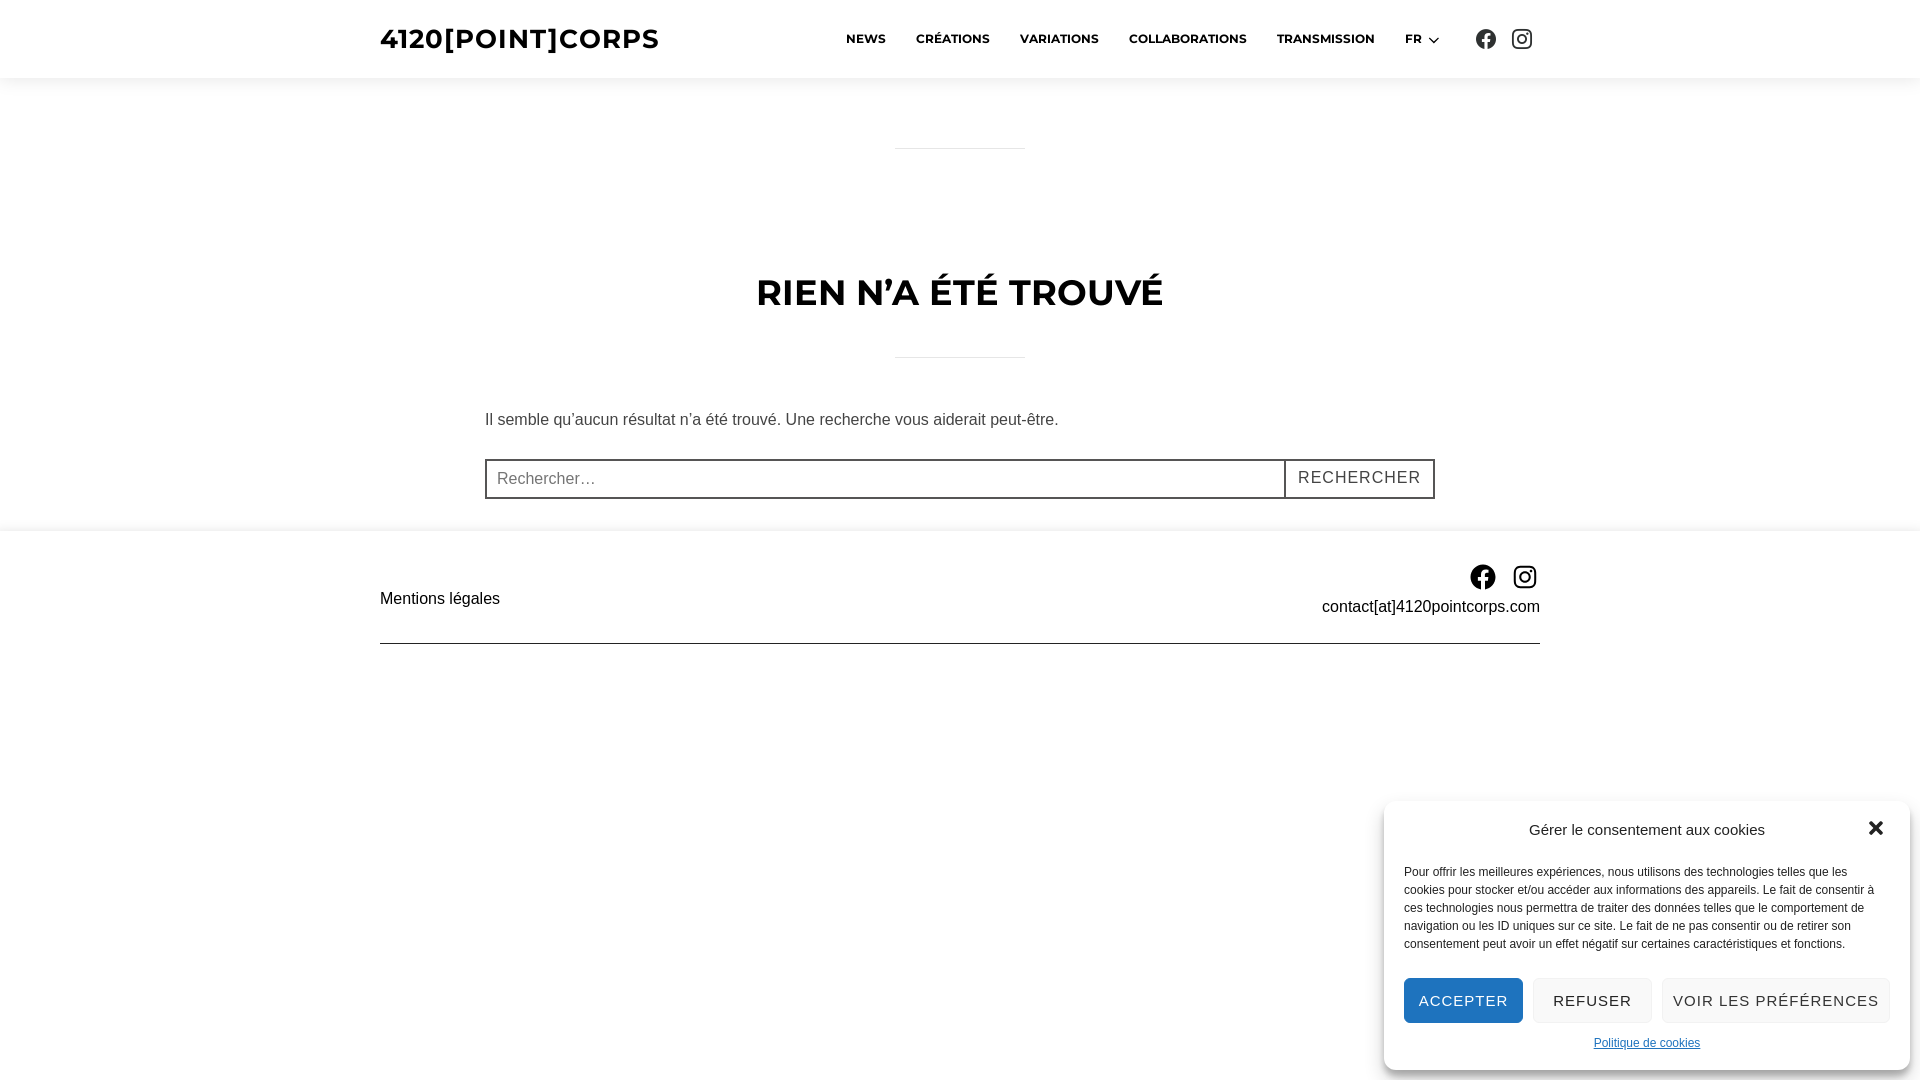 The width and height of the screenshot is (1920, 1080). I want to click on 'VARIATIONS', so click(1058, 39).